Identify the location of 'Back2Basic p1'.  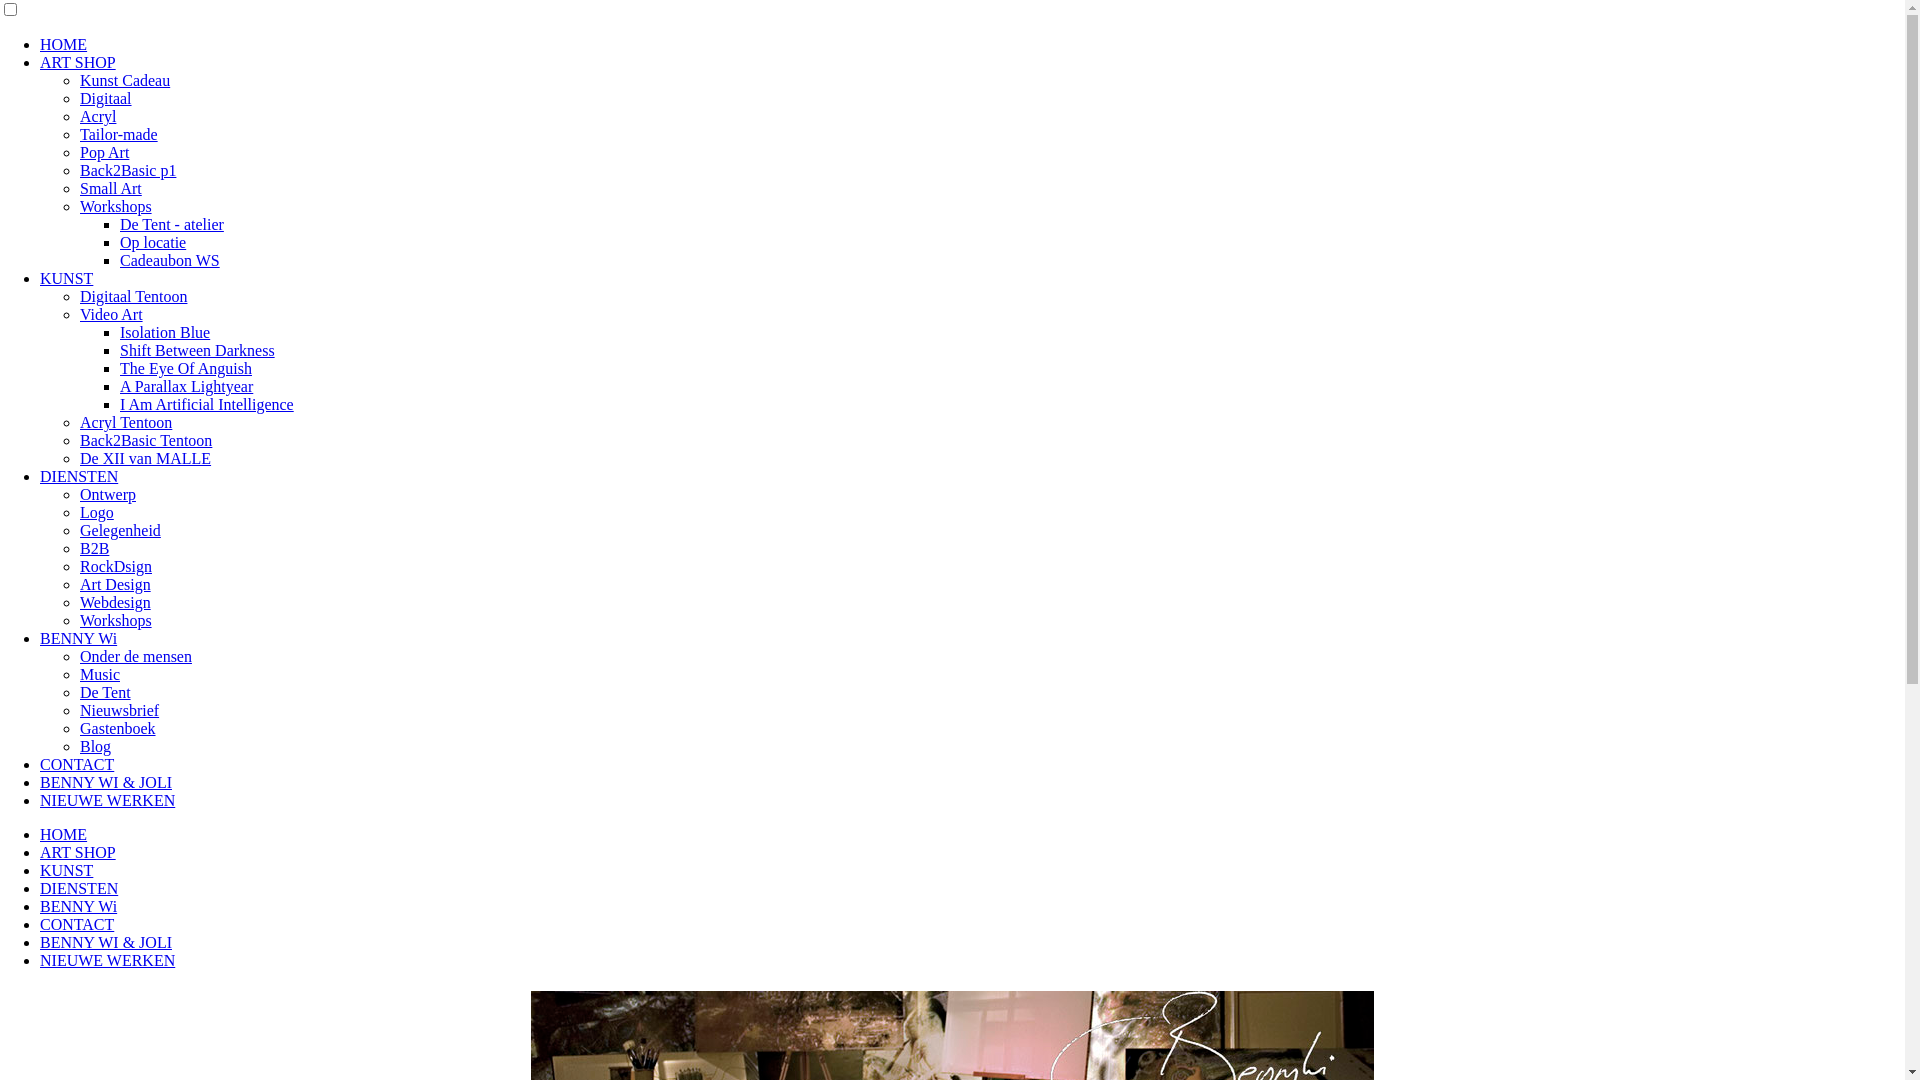
(127, 169).